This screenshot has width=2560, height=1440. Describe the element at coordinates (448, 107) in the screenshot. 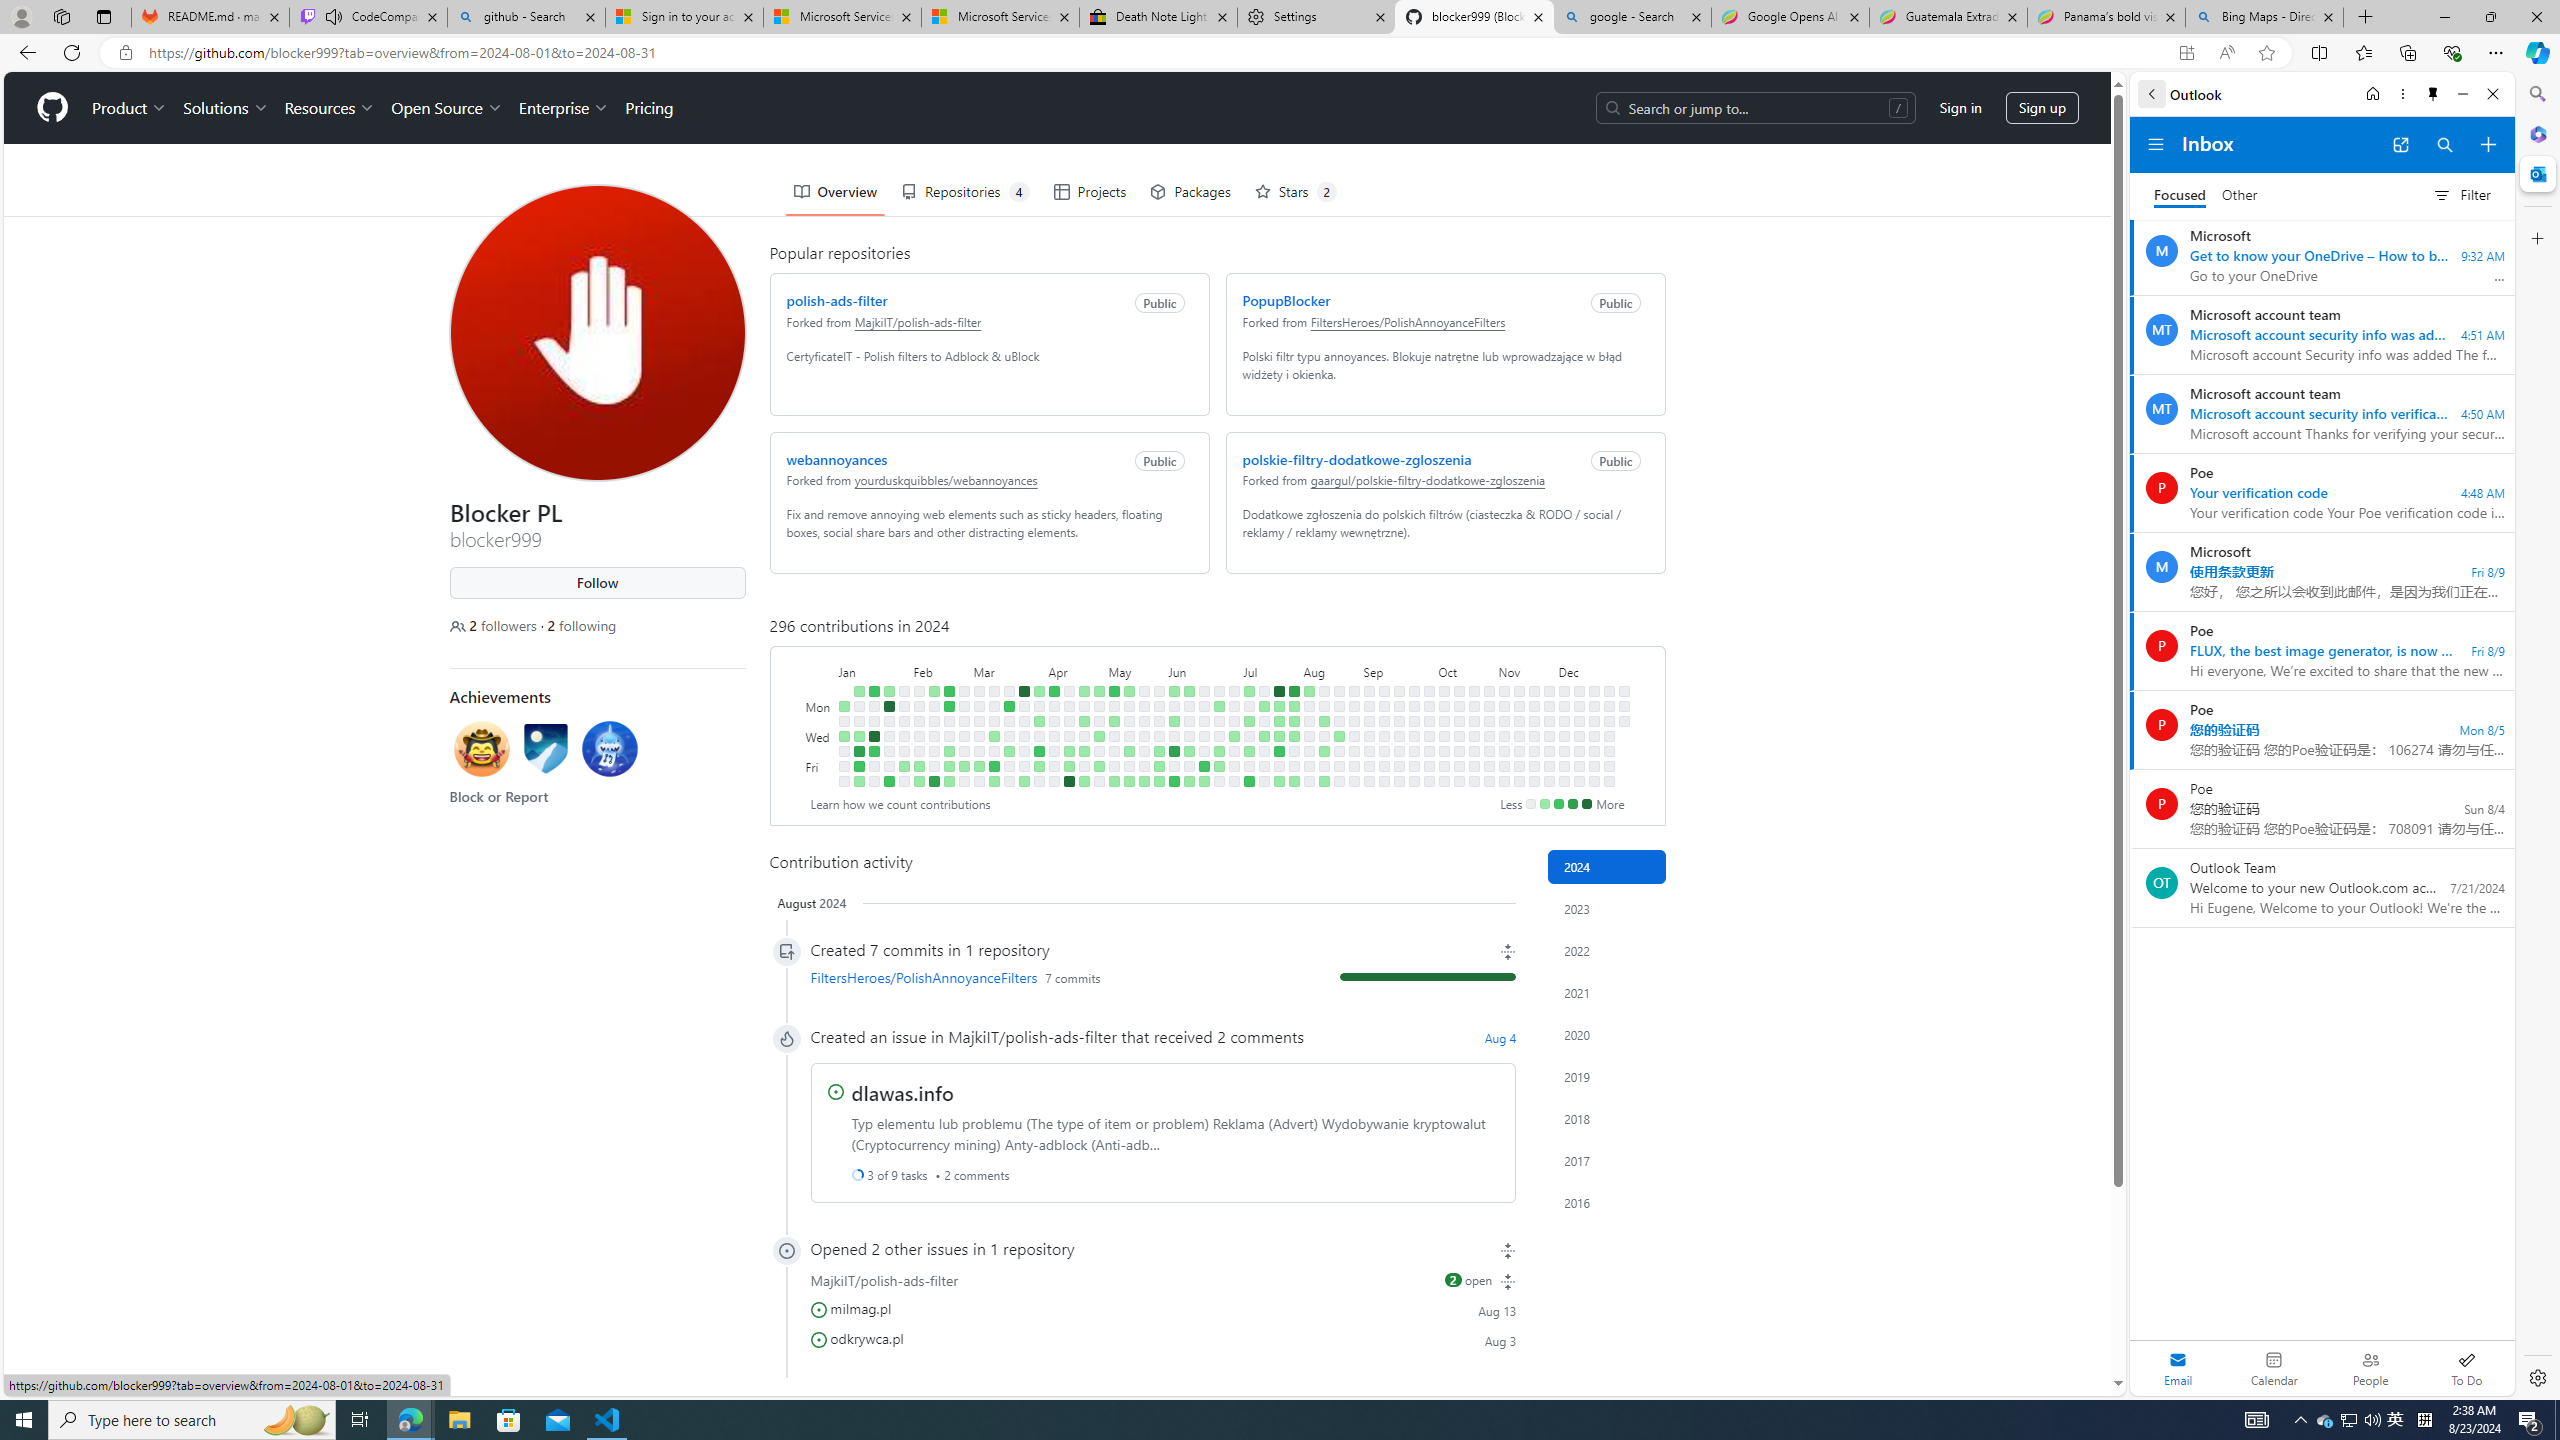

I see `'Open Source'` at that location.